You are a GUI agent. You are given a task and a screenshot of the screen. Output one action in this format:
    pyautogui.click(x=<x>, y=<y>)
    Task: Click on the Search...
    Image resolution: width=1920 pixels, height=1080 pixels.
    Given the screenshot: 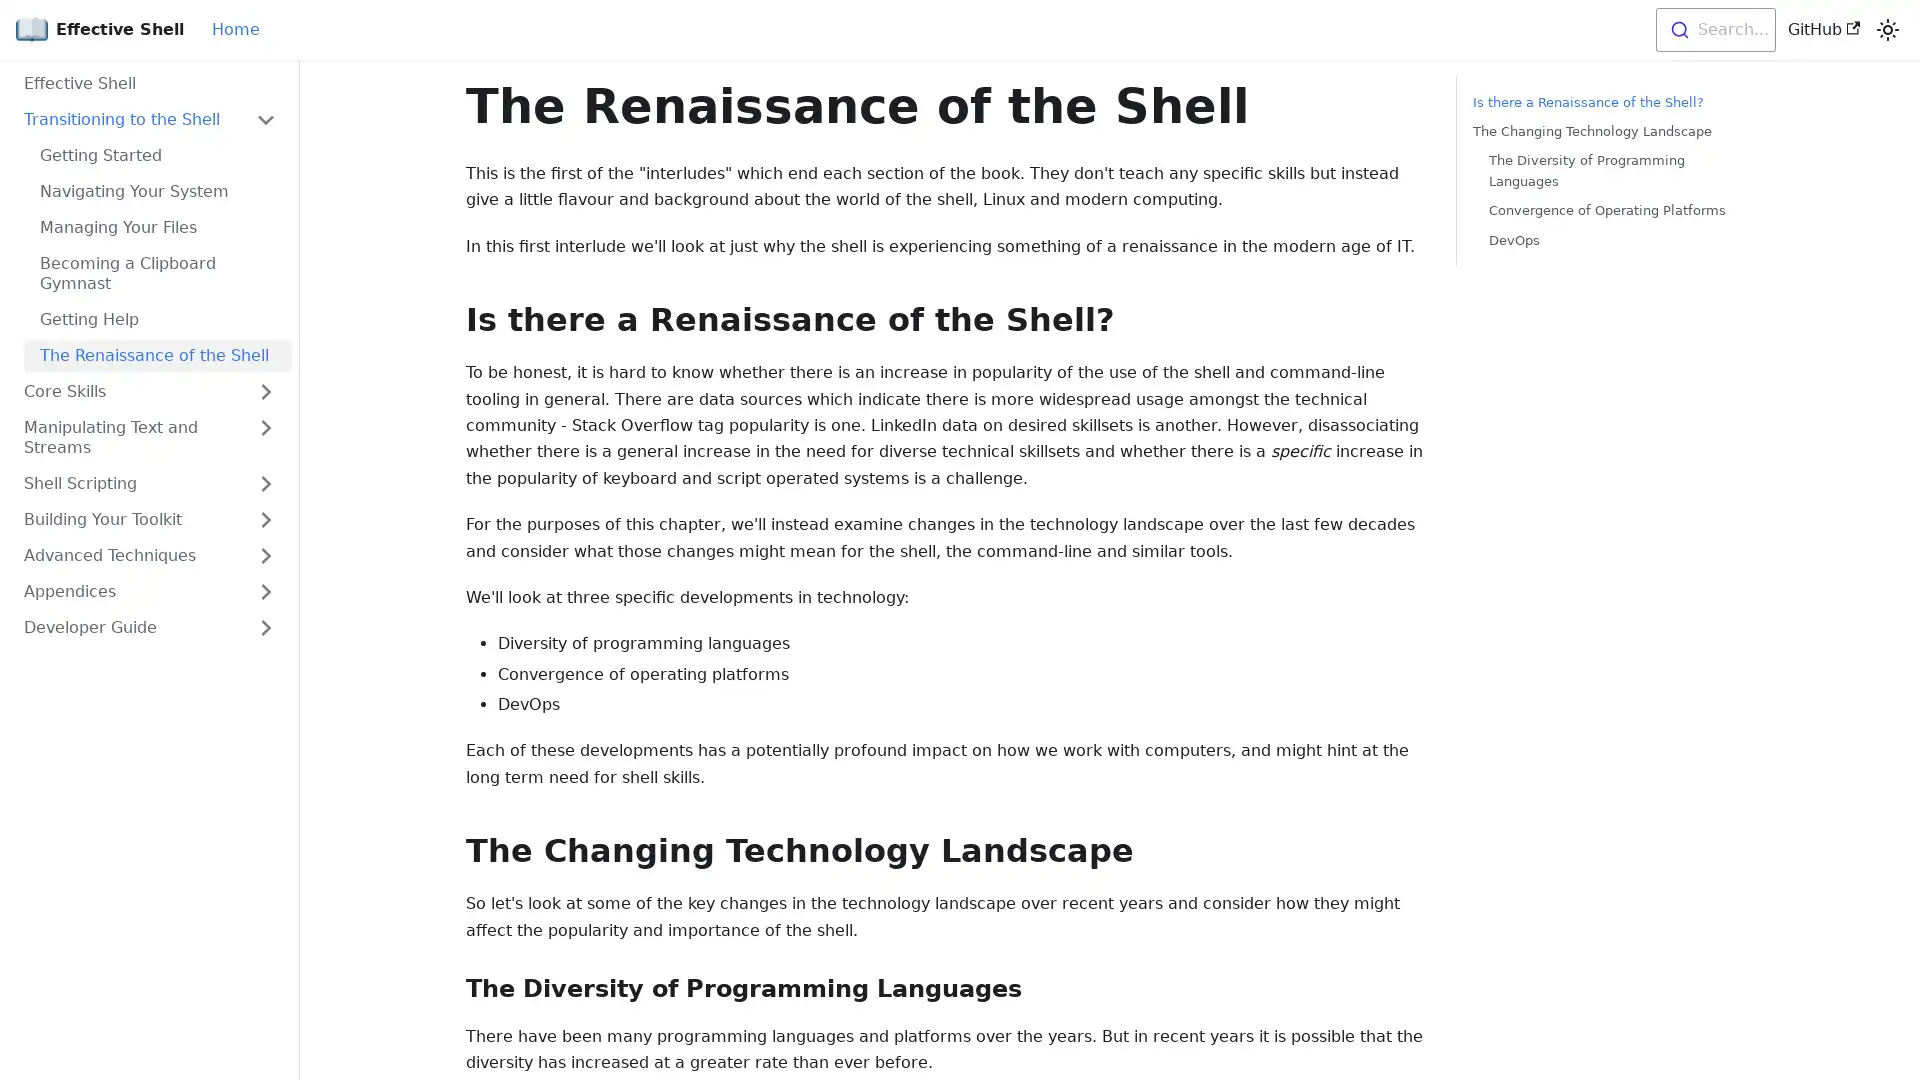 What is the action you would take?
    pyautogui.click(x=1713, y=30)
    